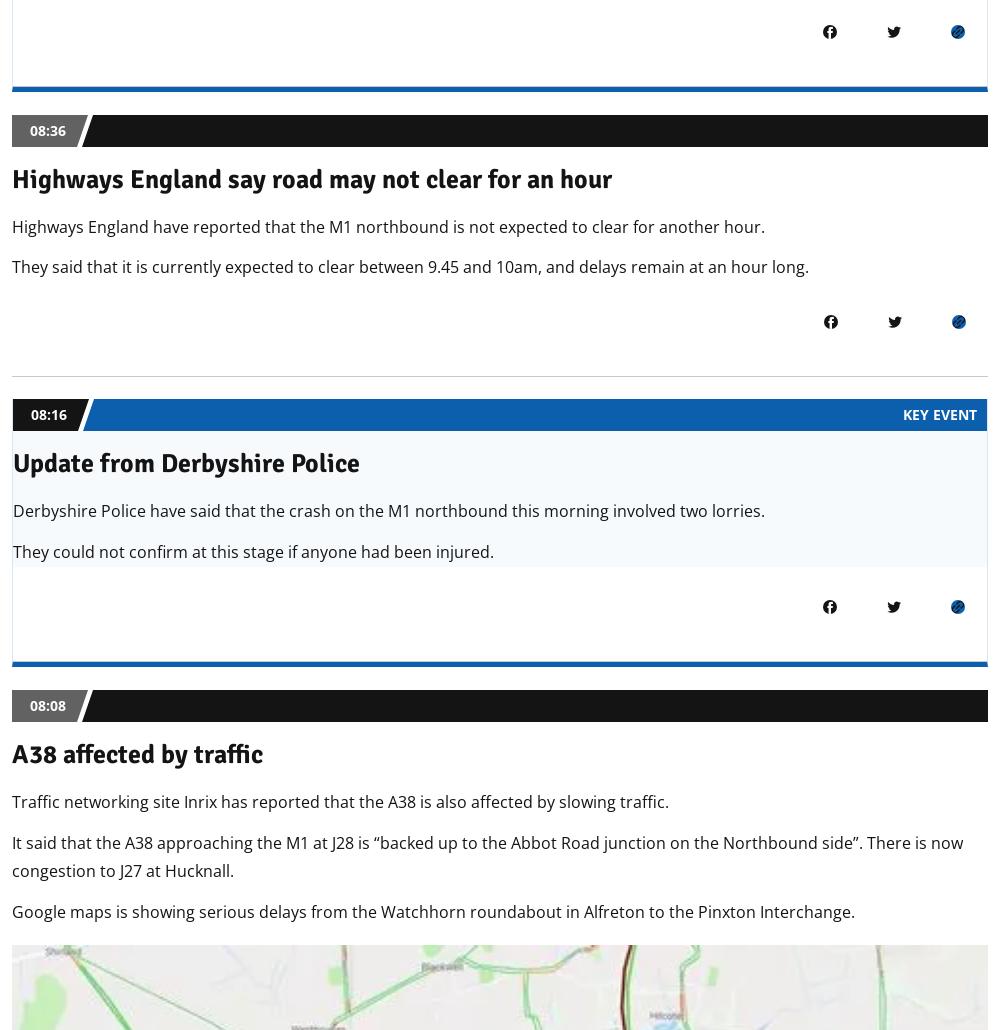  What do you see at coordinates (186, 463) in the screenshot?
I see `'Update from Derbyshire Police'` at bounding box center [186, 463].